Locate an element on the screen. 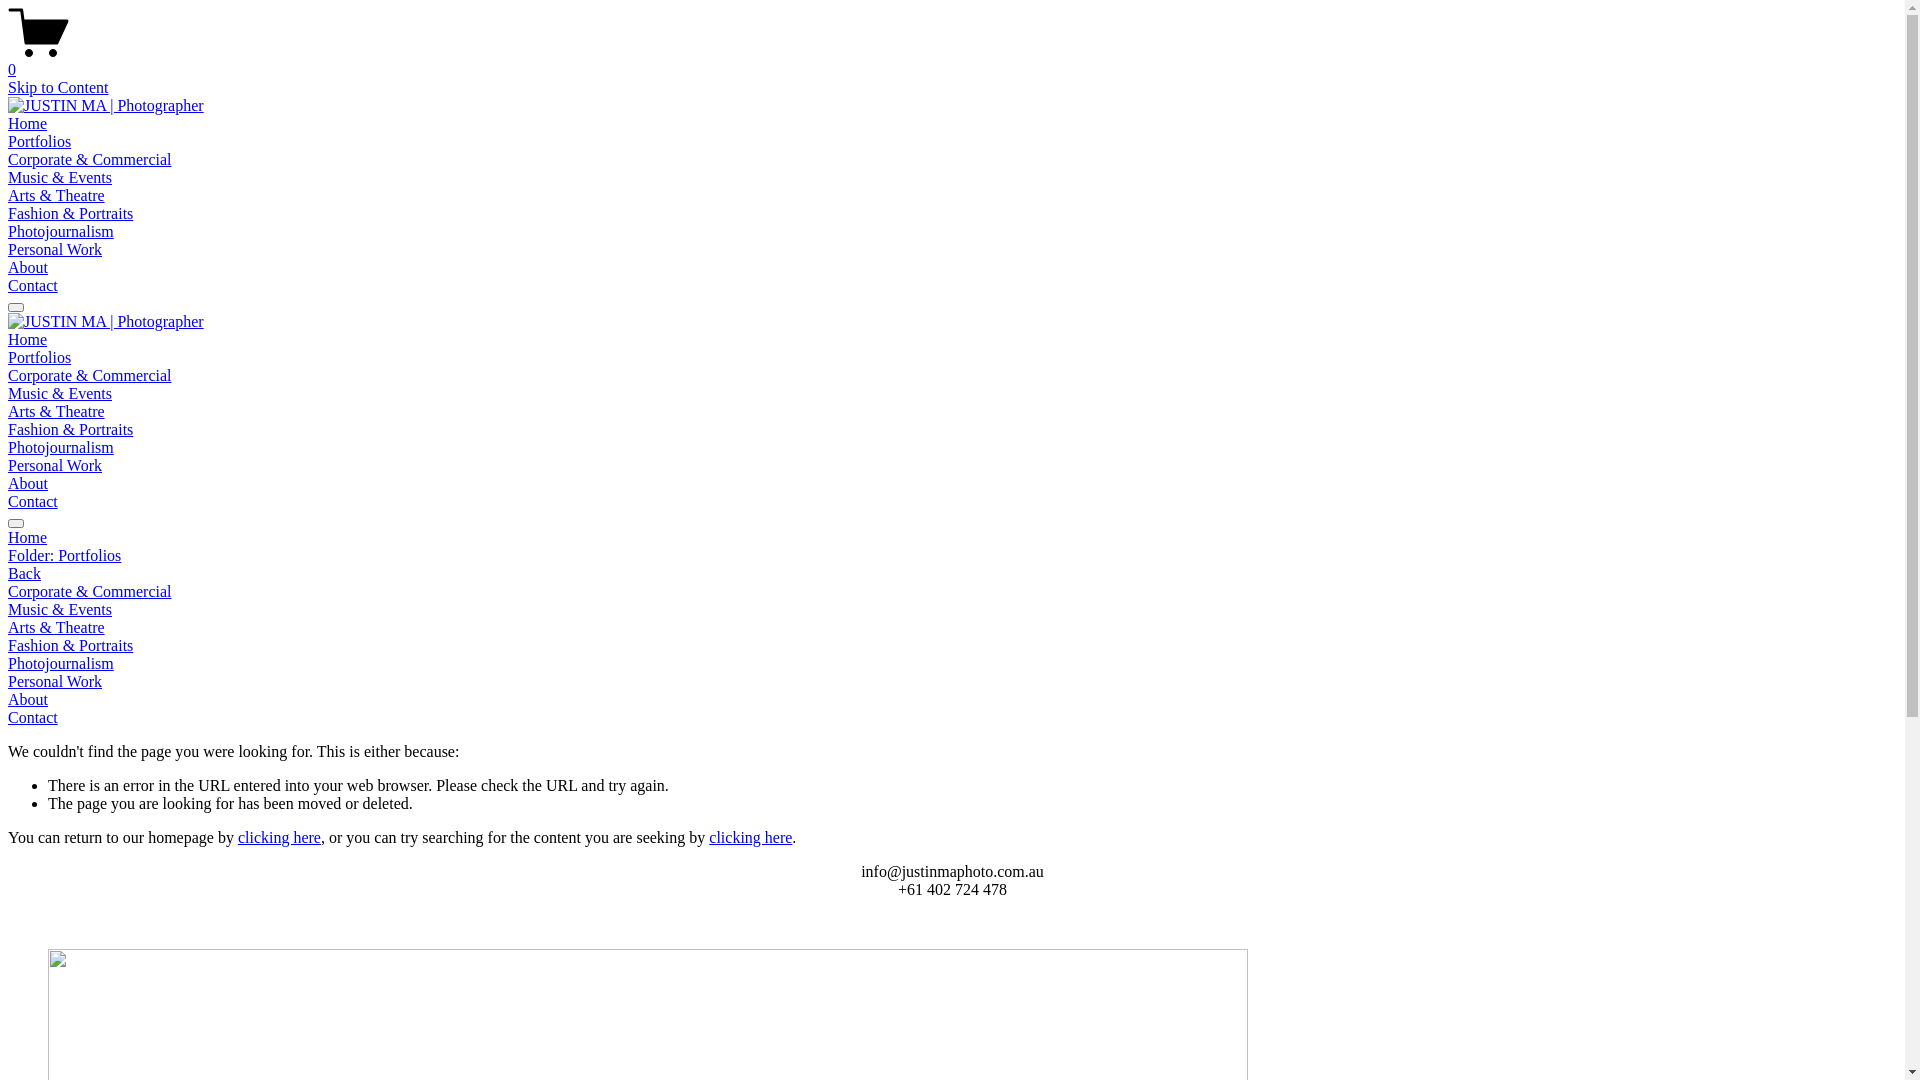 The width and height of the screenshot is (1920, 1080). 'clicking here' is located at coordinates (278, 837).